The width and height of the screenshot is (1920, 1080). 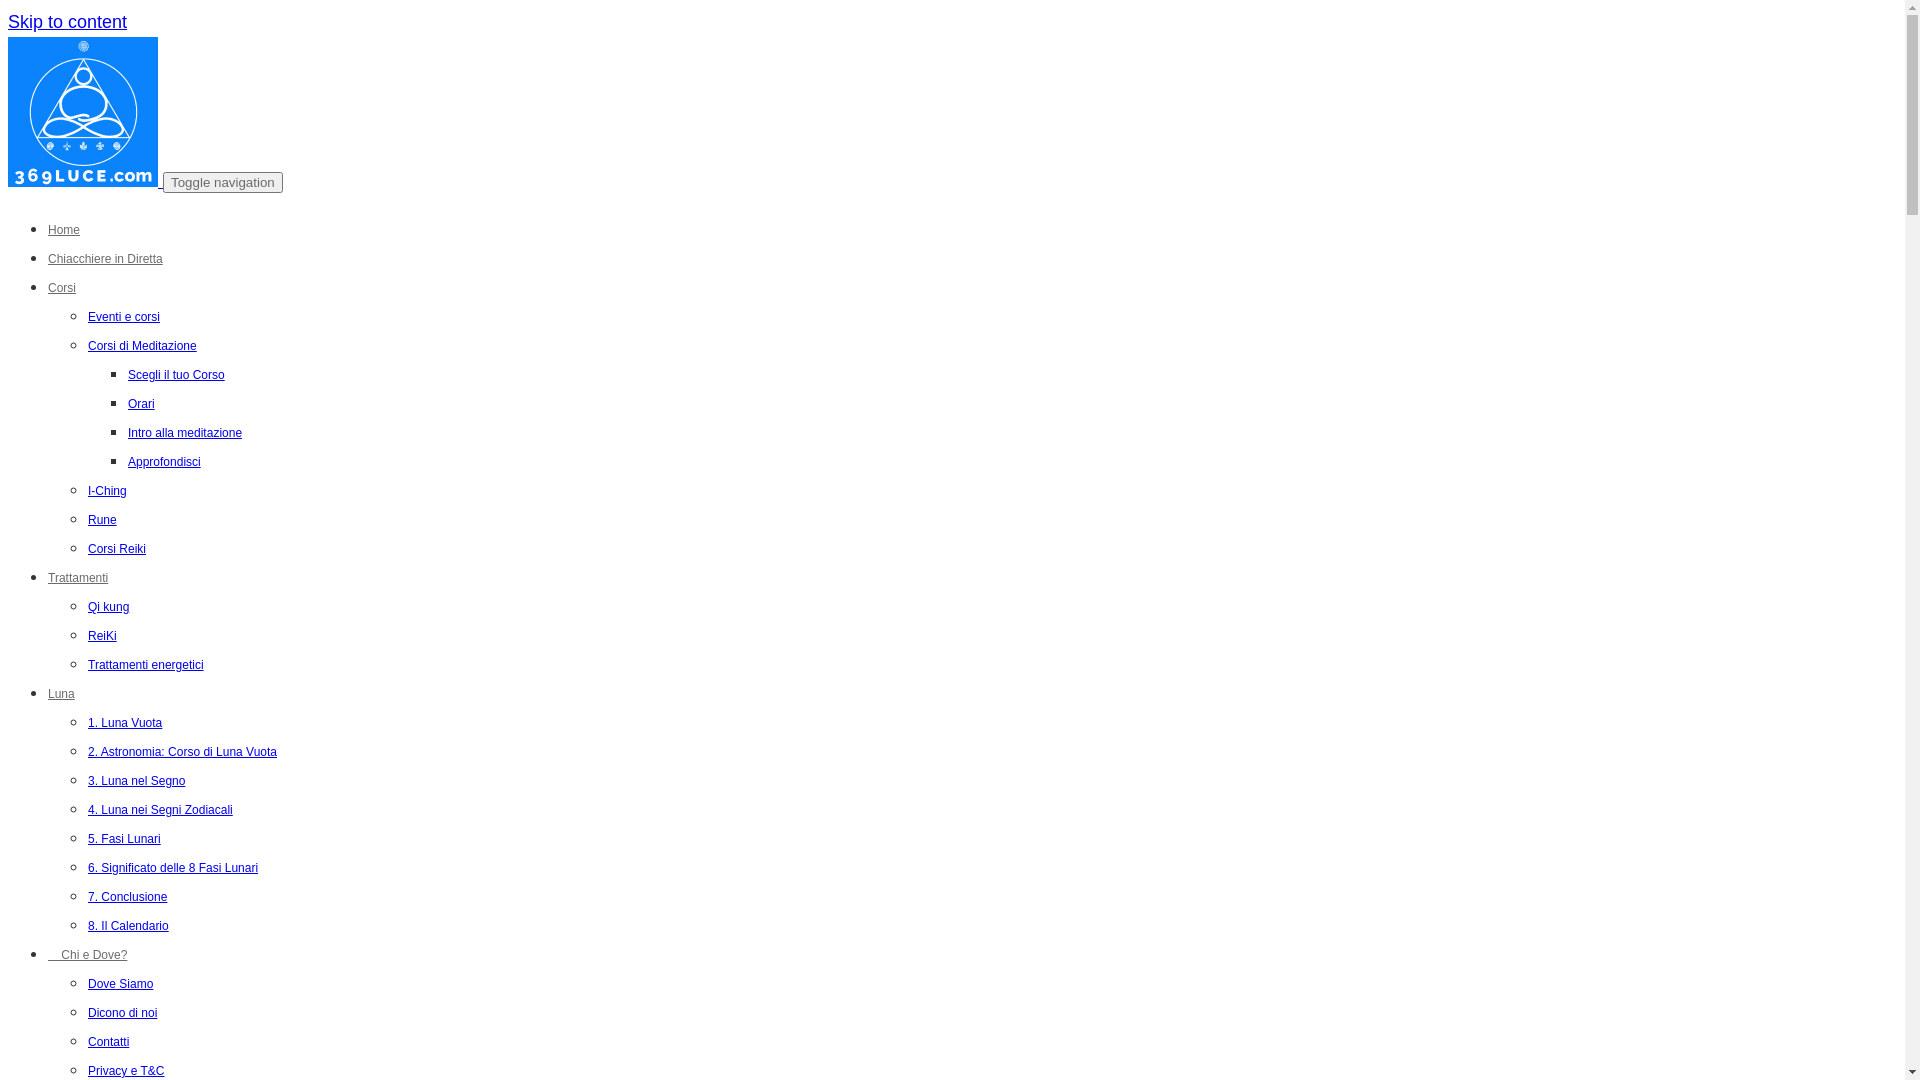 I want to click on 'Orari', so click(x=140, y=404).